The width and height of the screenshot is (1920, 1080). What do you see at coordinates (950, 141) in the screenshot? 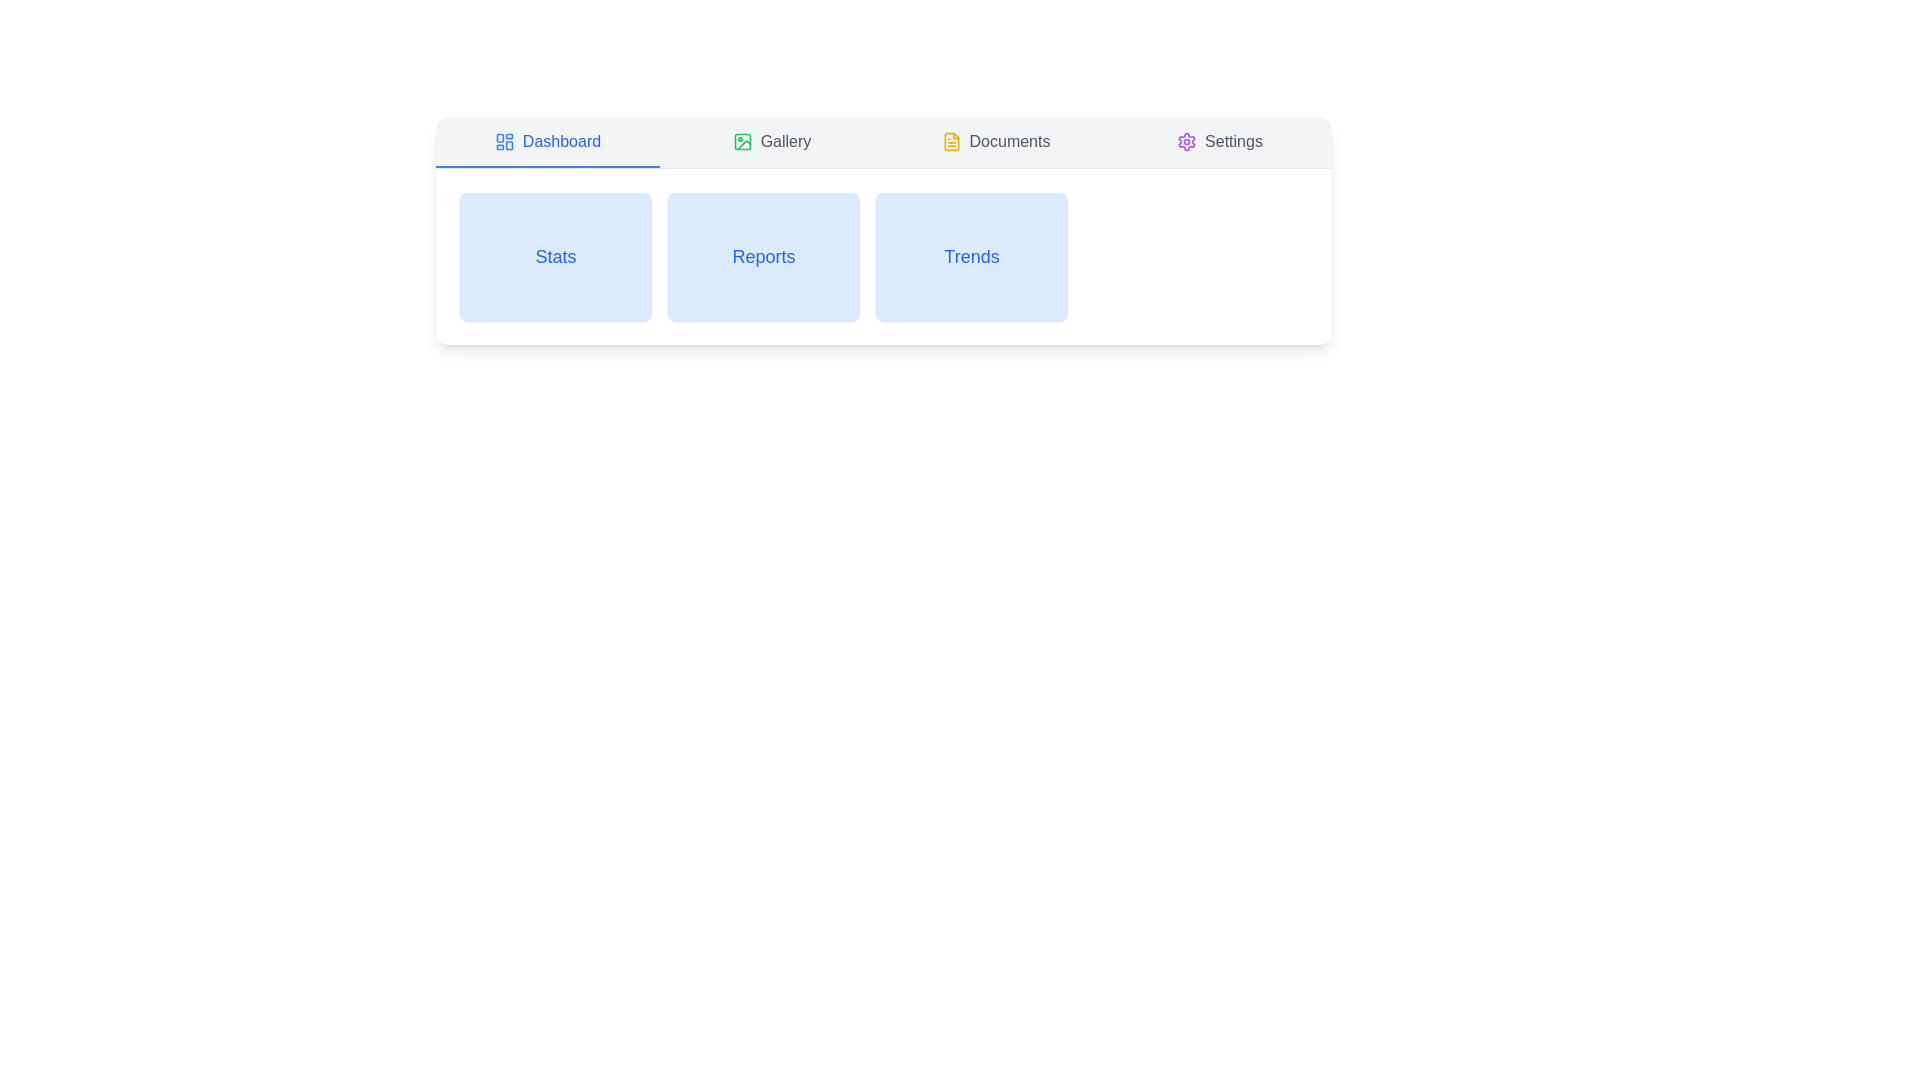
I see `the 'Documents' icon located in the navigation bar, which is the largest component in that section` at bounding box center [950, 141].